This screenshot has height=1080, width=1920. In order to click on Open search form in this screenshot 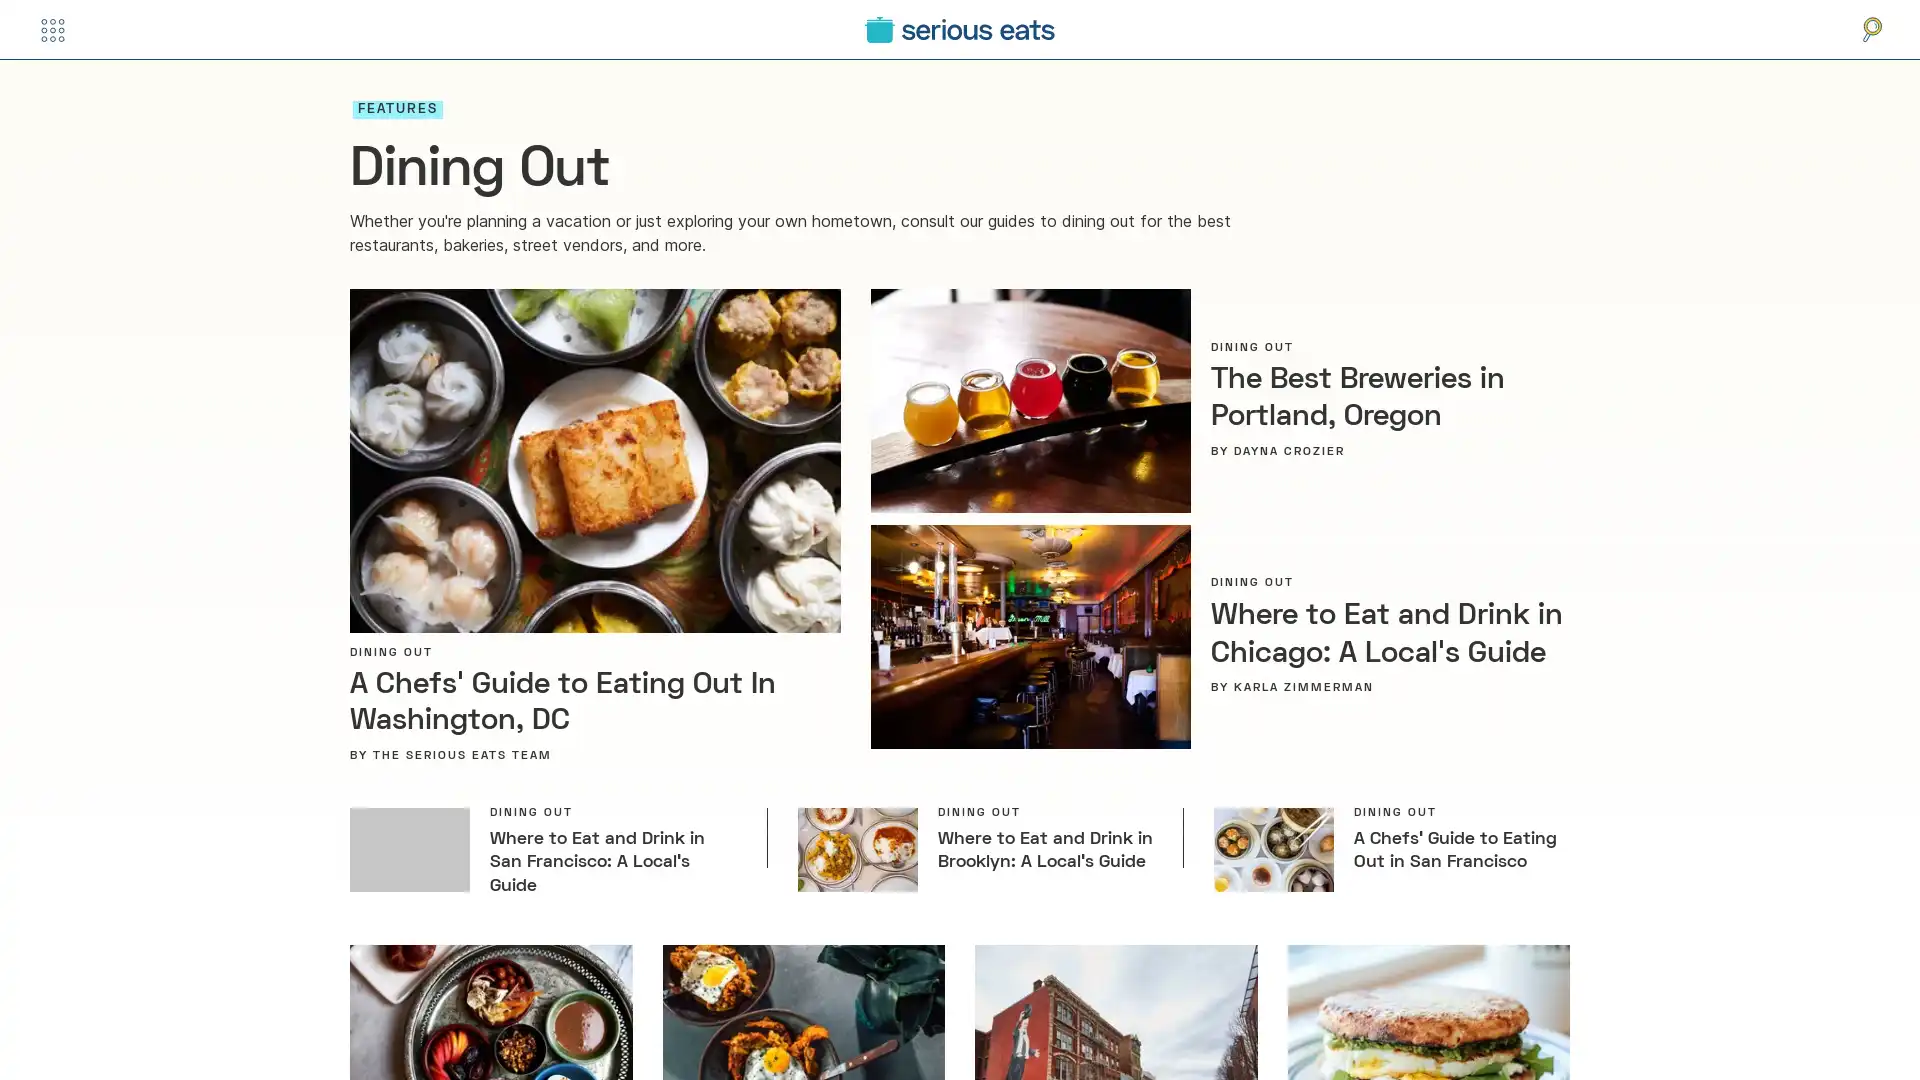, I will do `click(1871, 29)`.